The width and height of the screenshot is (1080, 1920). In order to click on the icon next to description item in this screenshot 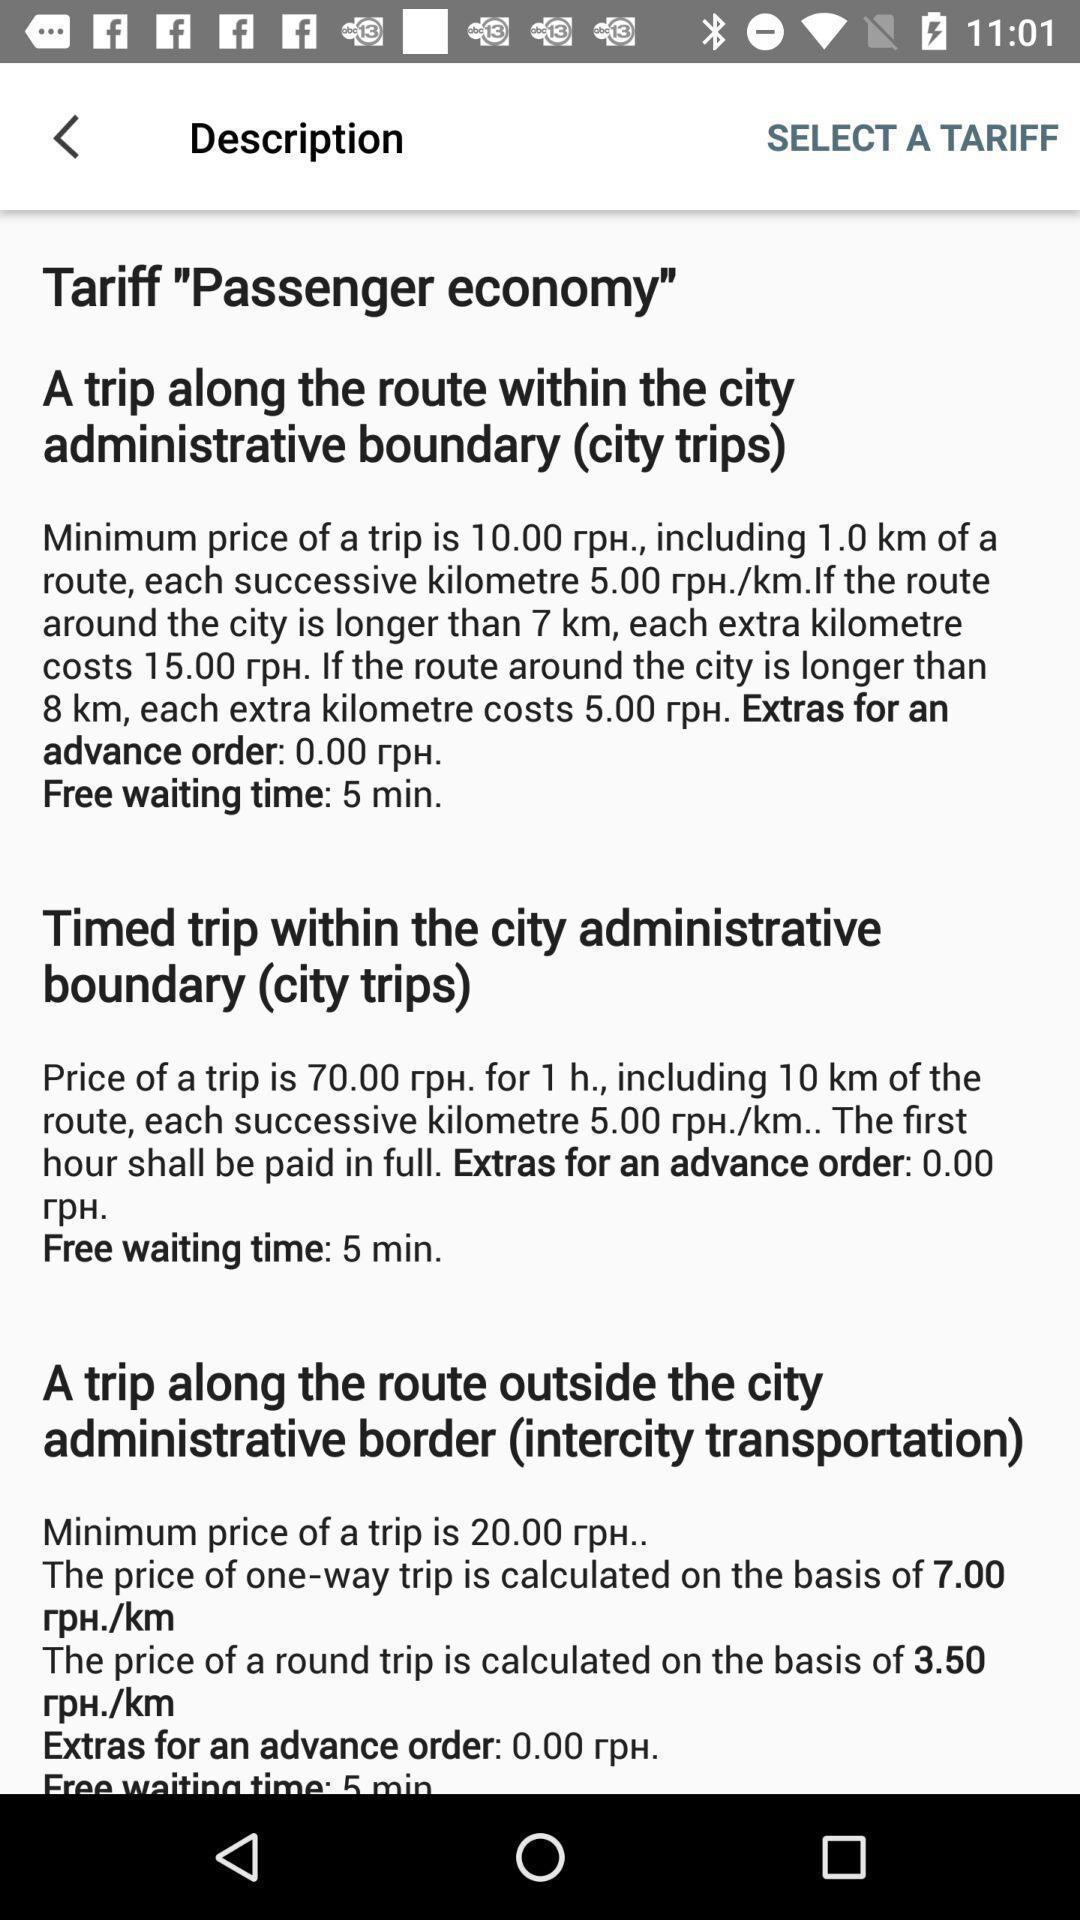, I will do `click(72, 135)`.